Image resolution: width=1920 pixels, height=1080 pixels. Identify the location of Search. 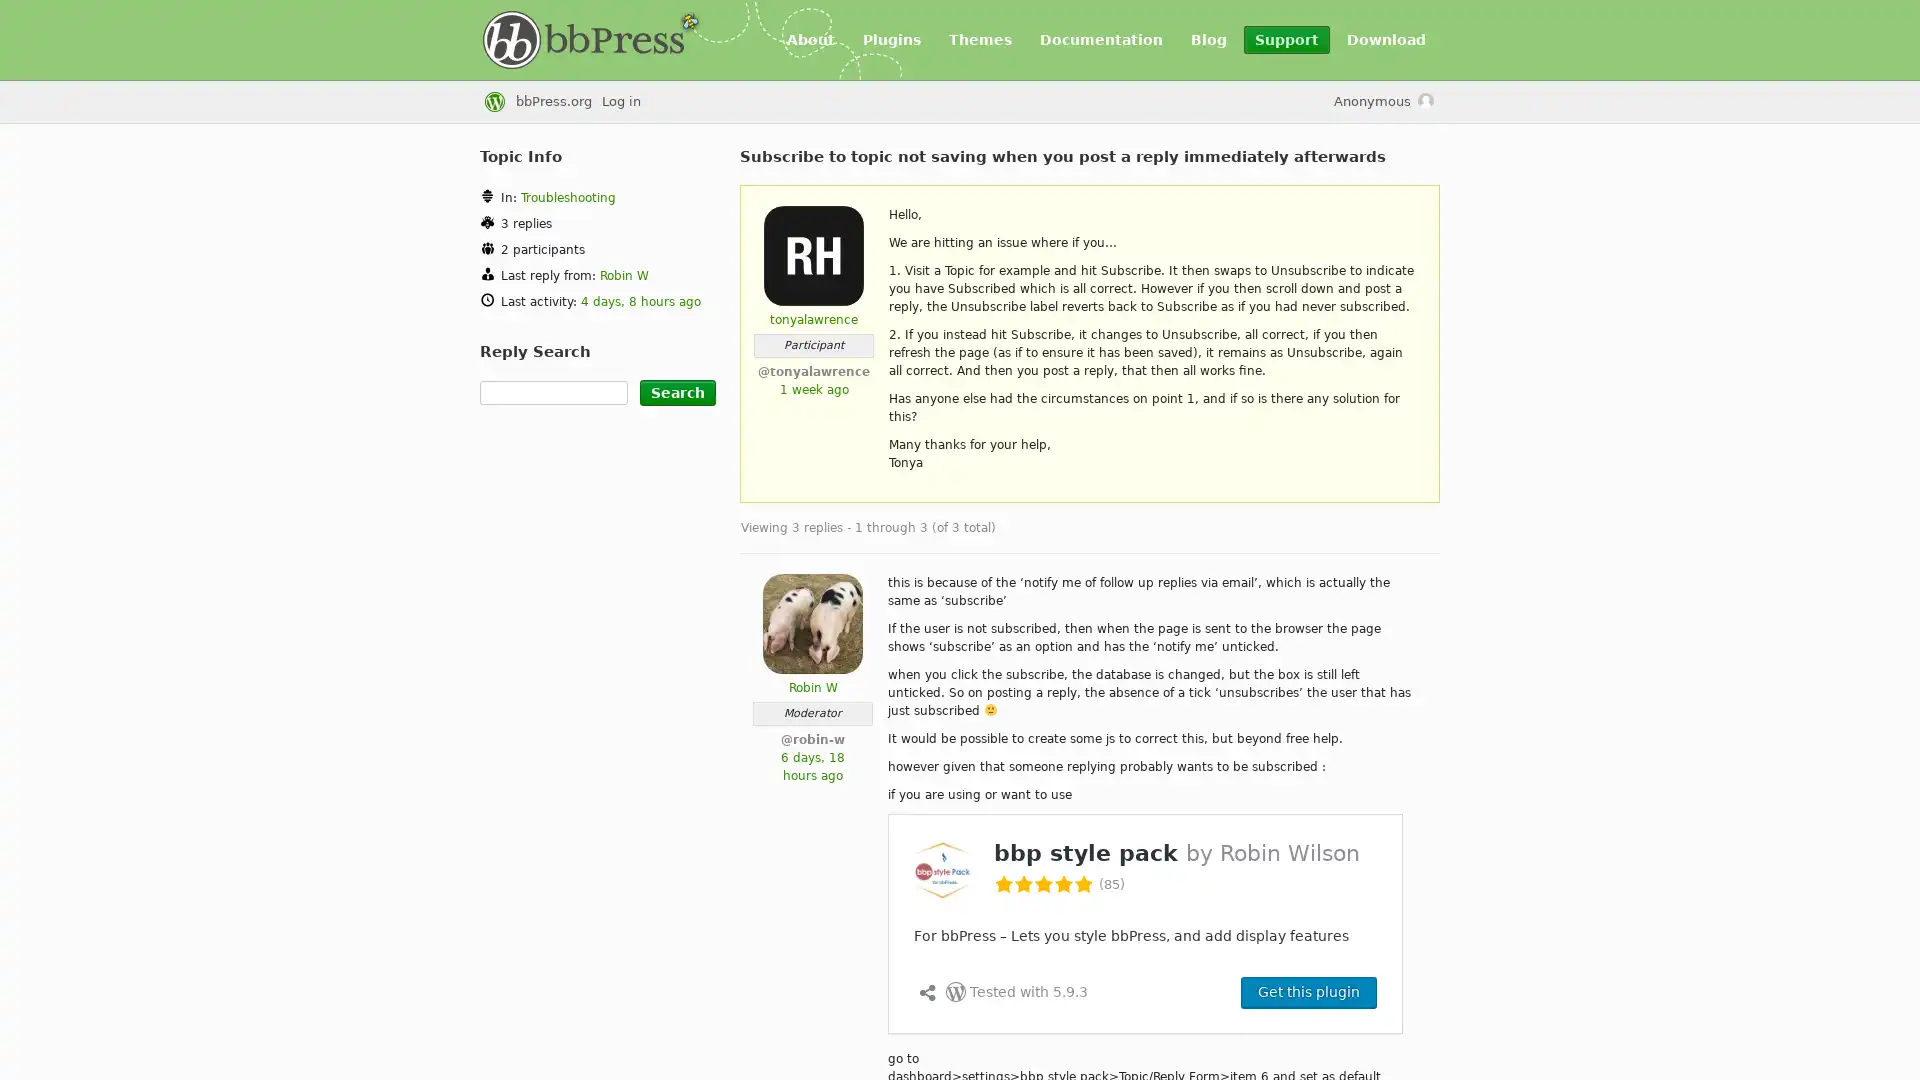
(677, 393).